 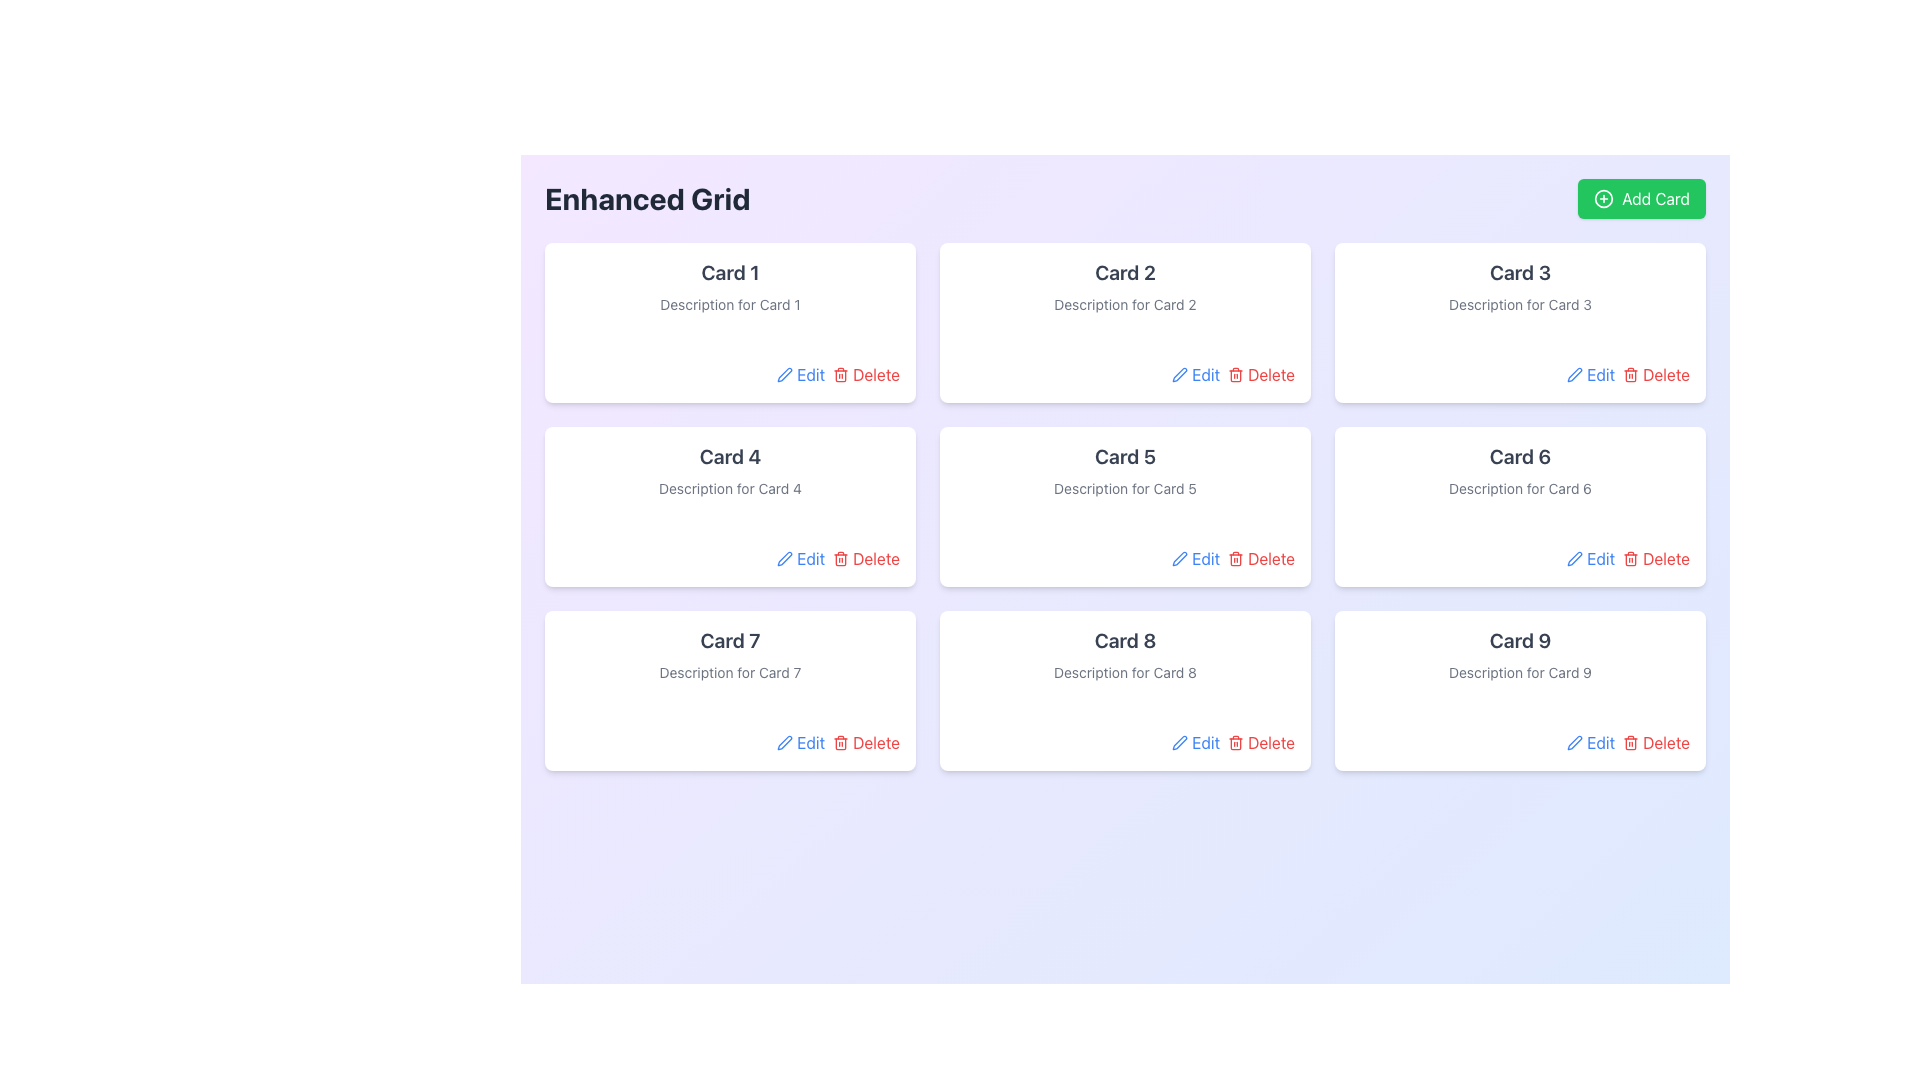 What do you see at coordinates (866, 559) in the screenshot?
I see `the red 'Delete' button with a trash icon located in 'Card 4', under the 'Edit' button` at bounding box center [866, 559].